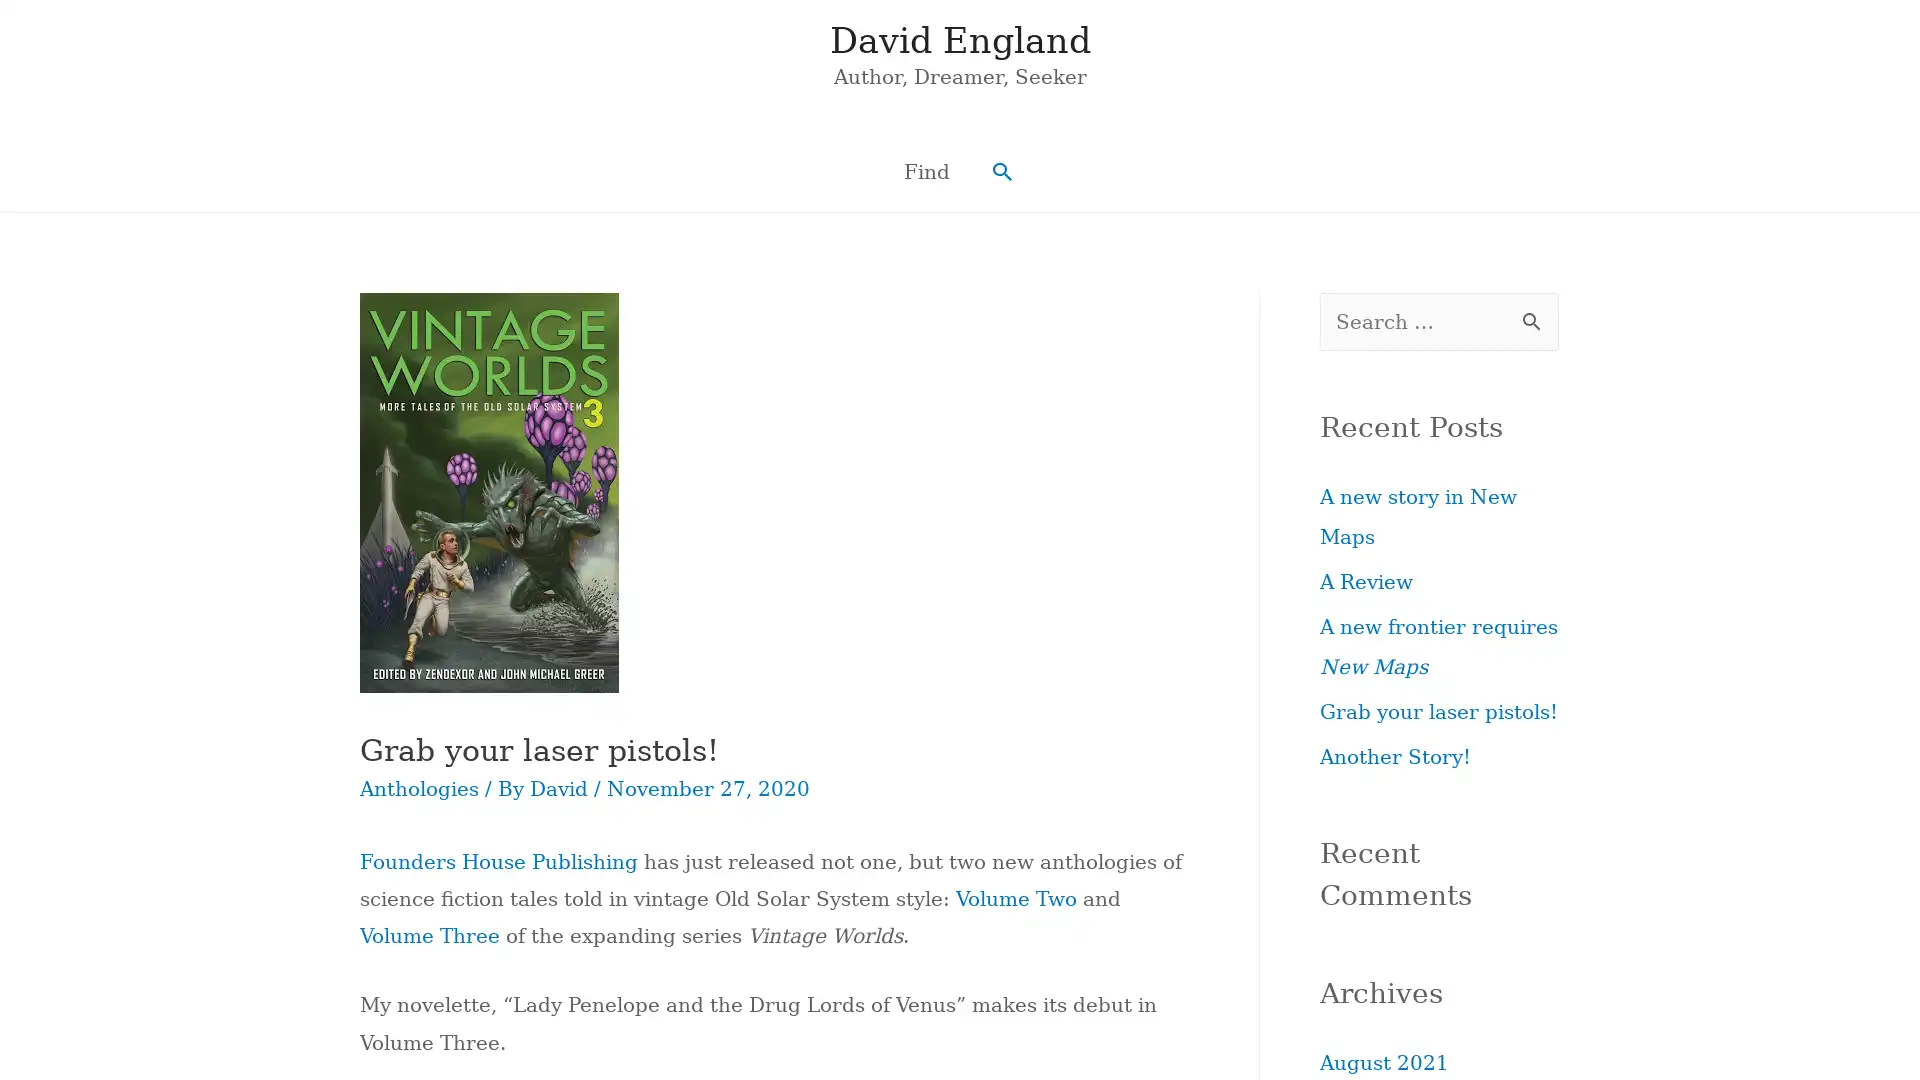 The height and width of the screenshot is (1080, 1920). Describe the element at coordinates (1535, 323) in the screenshot. I see `Search` at that location.